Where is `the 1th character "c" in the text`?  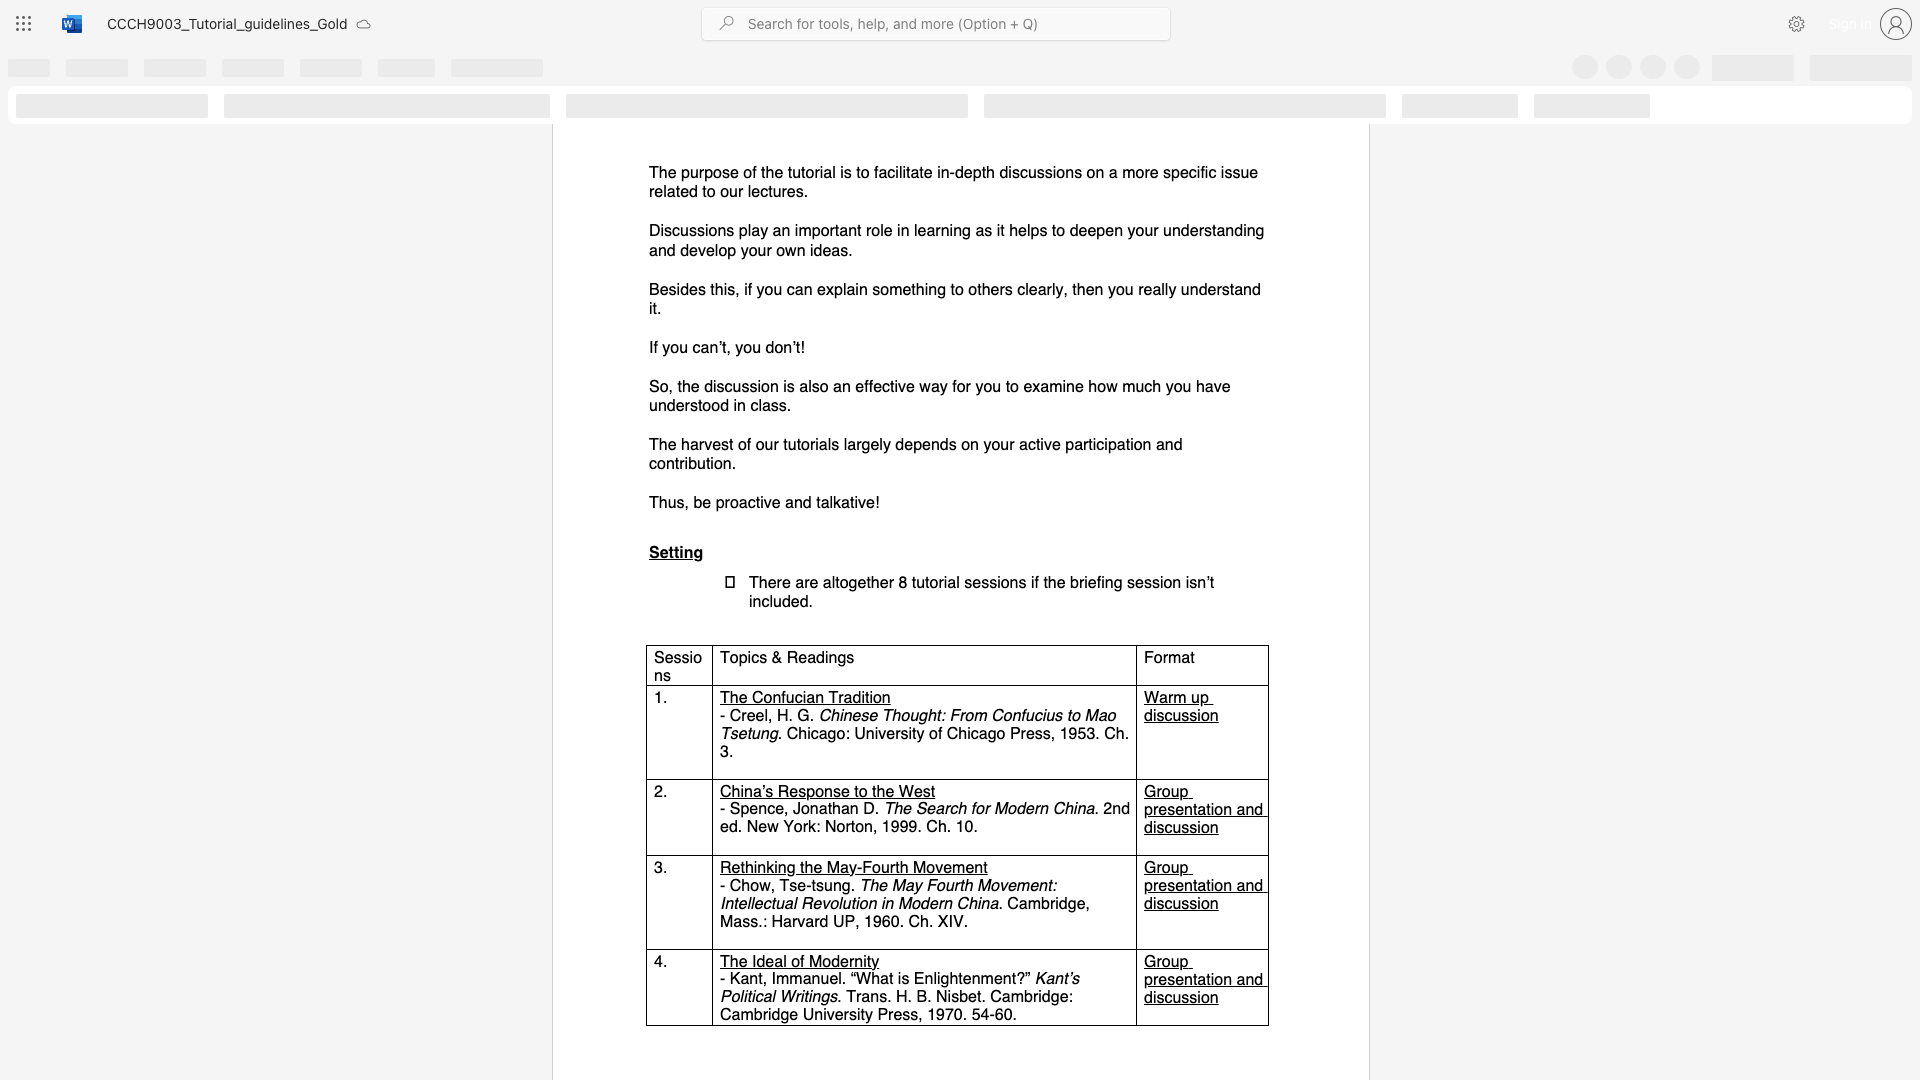 the 1th character "c" in the text is located at coordinates (676, 230).